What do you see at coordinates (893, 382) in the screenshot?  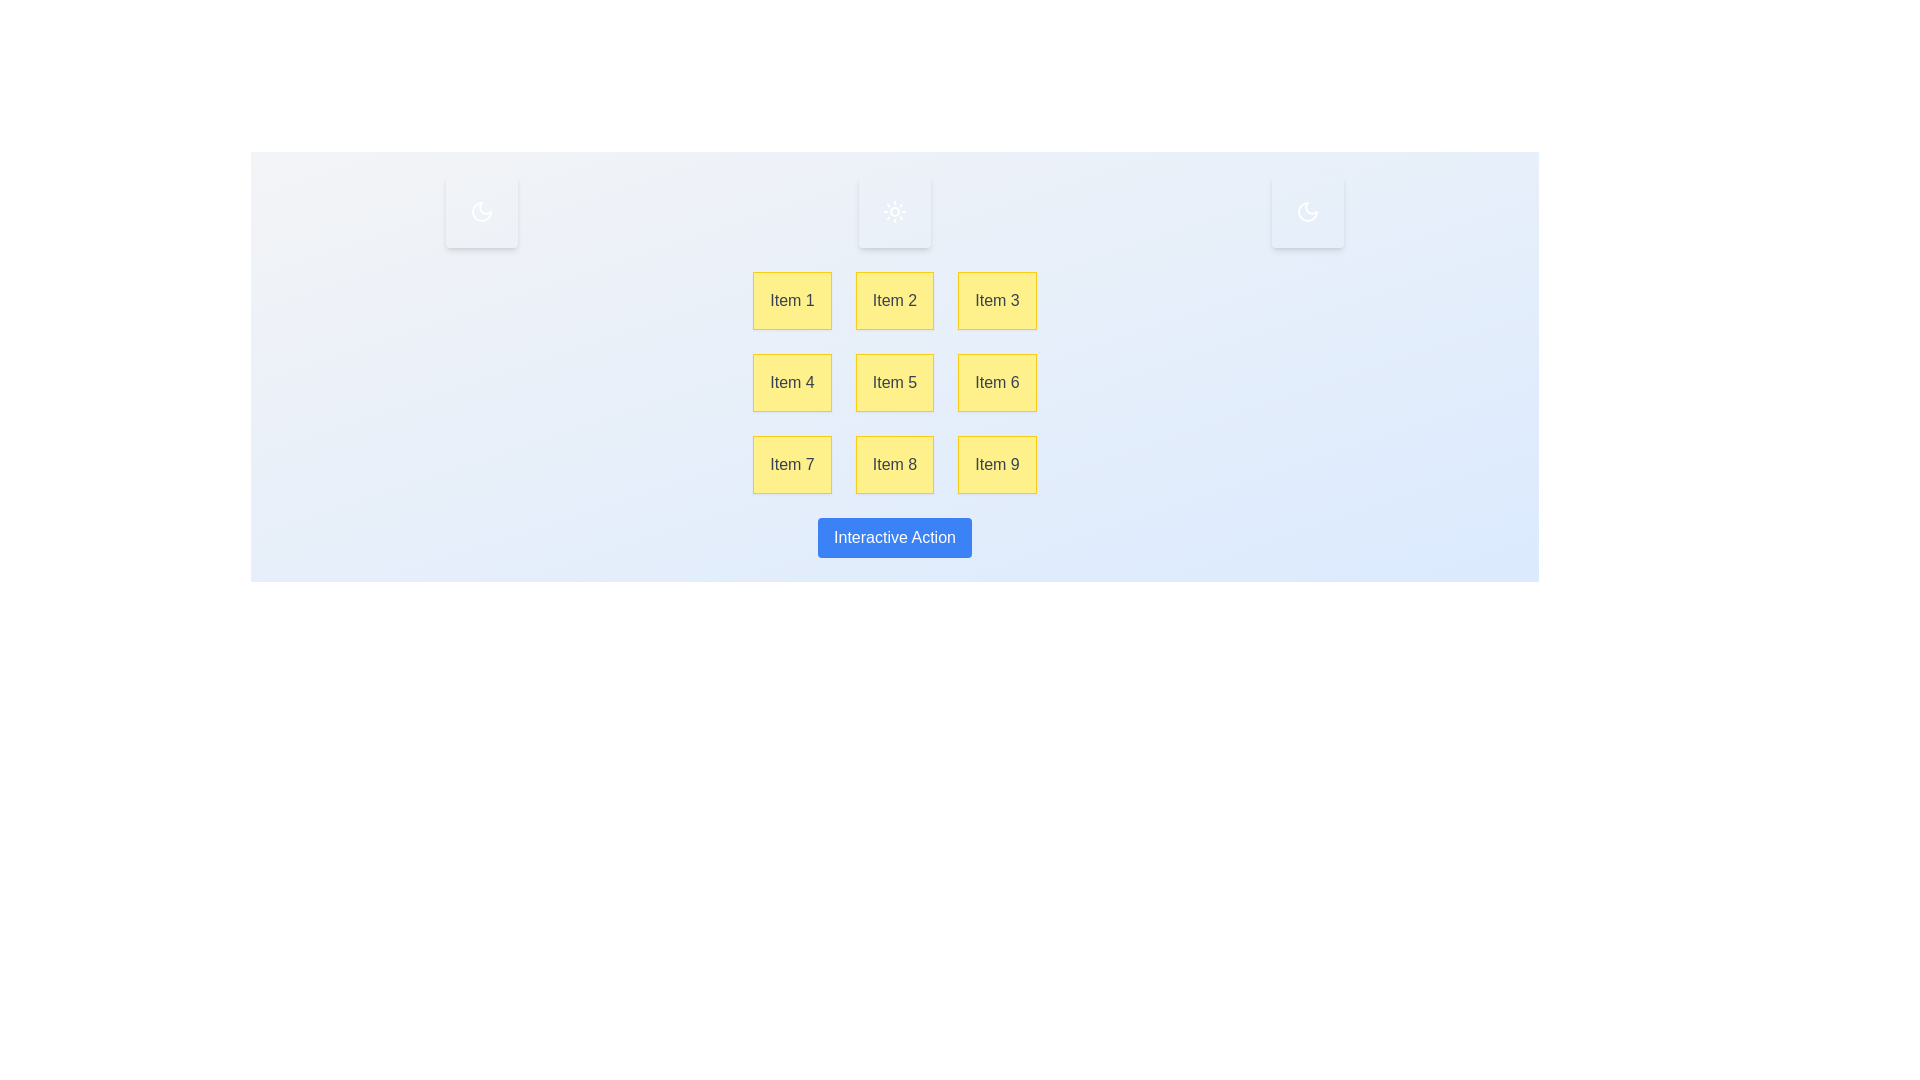 I see `the Label or Static Block with a yellow background displaying the text 'Item 5', located in the middle column and middle row of a 3x3 grid layout` at bounding box center [893, 382].